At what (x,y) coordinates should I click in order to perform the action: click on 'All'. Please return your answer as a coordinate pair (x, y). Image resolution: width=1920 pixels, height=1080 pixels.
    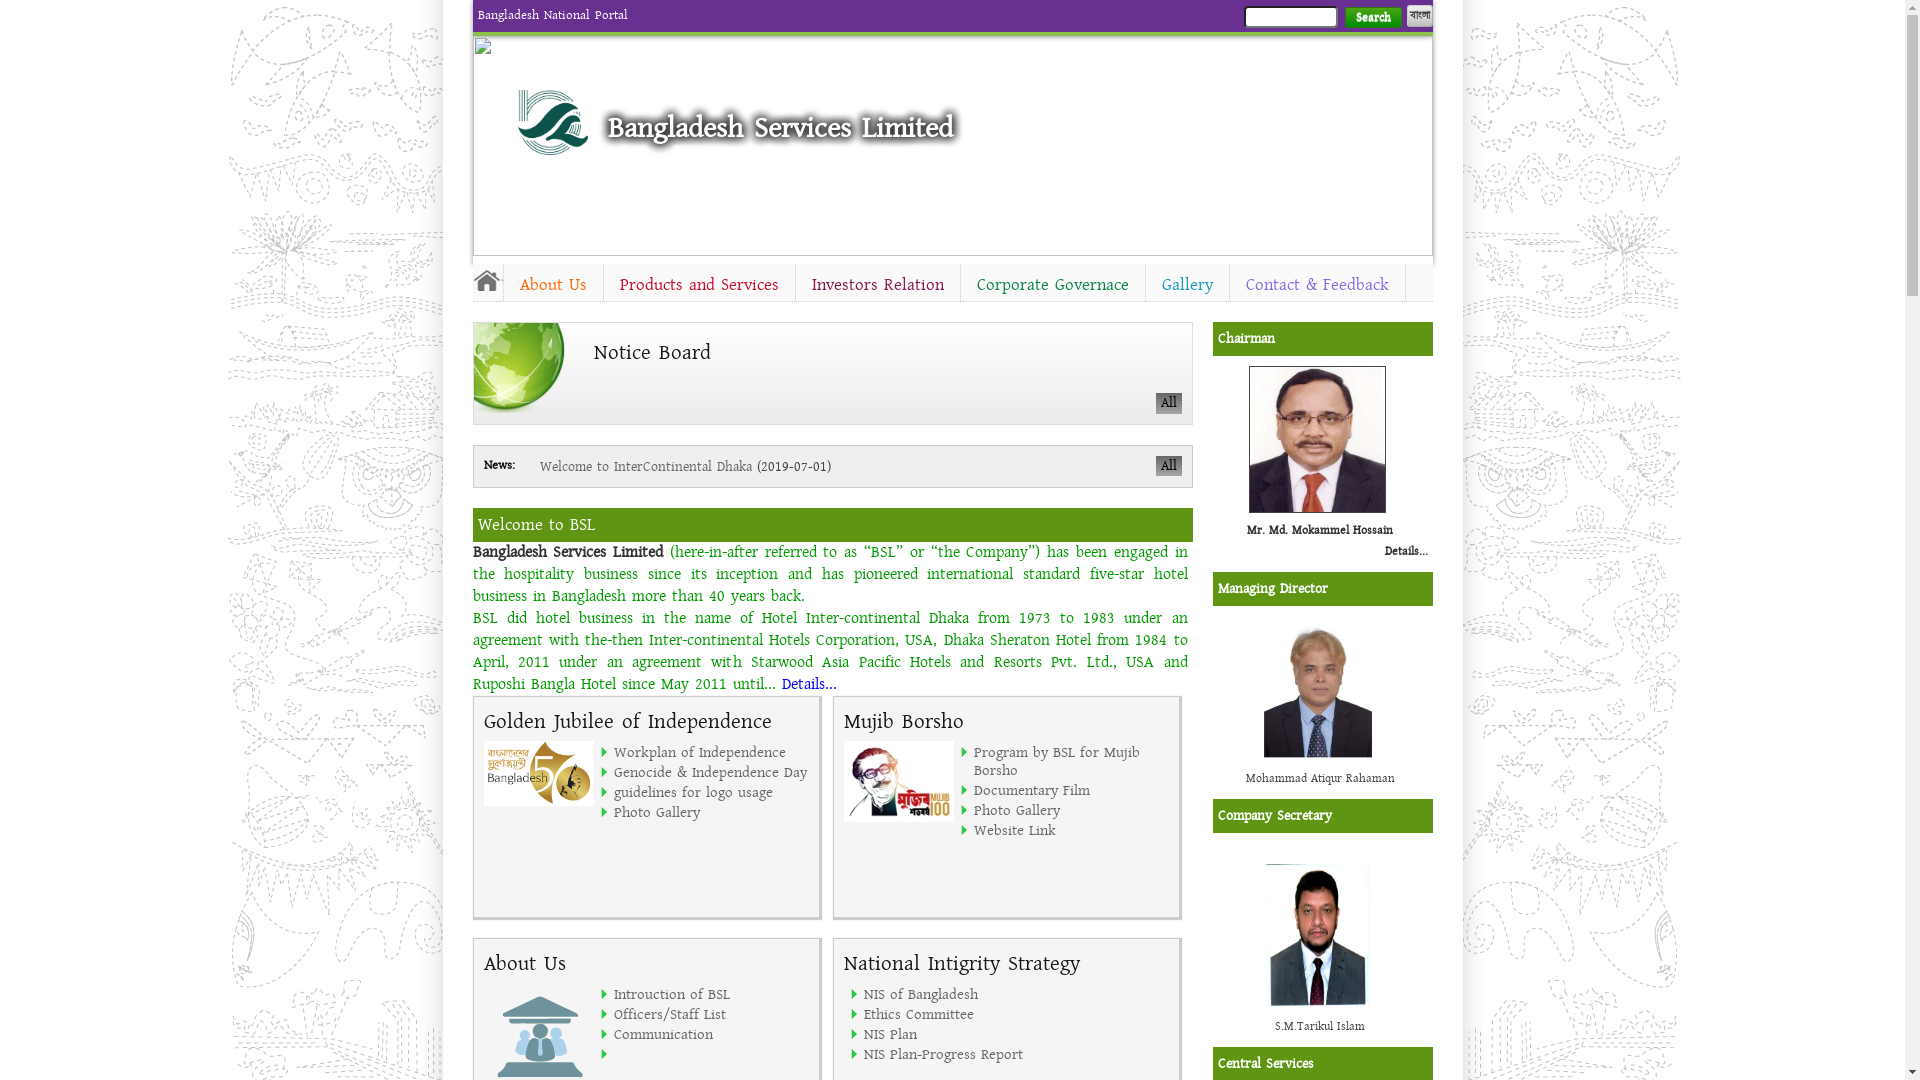
    Looking at the image, I should click on (1169, 466).